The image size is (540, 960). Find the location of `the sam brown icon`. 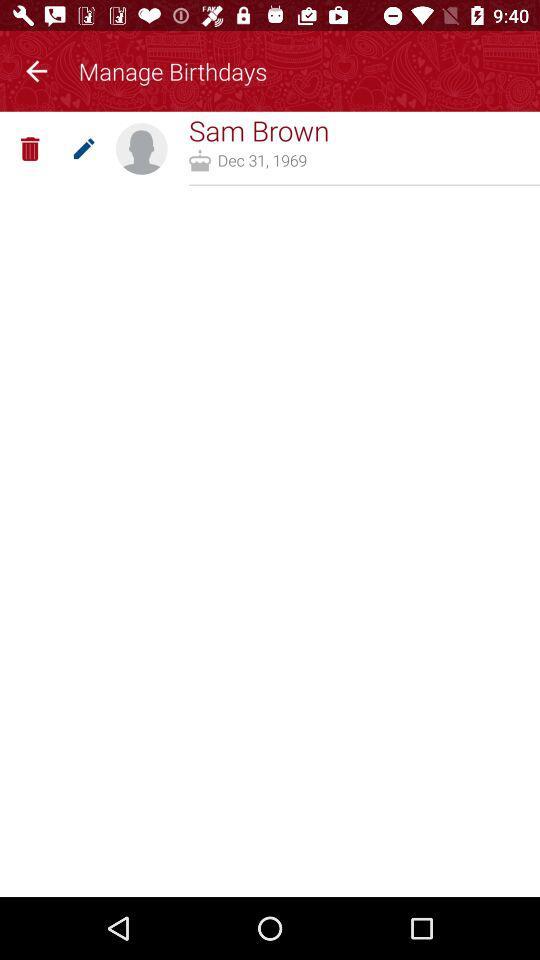

the sam brown icon is located at coordinates (259, 129).